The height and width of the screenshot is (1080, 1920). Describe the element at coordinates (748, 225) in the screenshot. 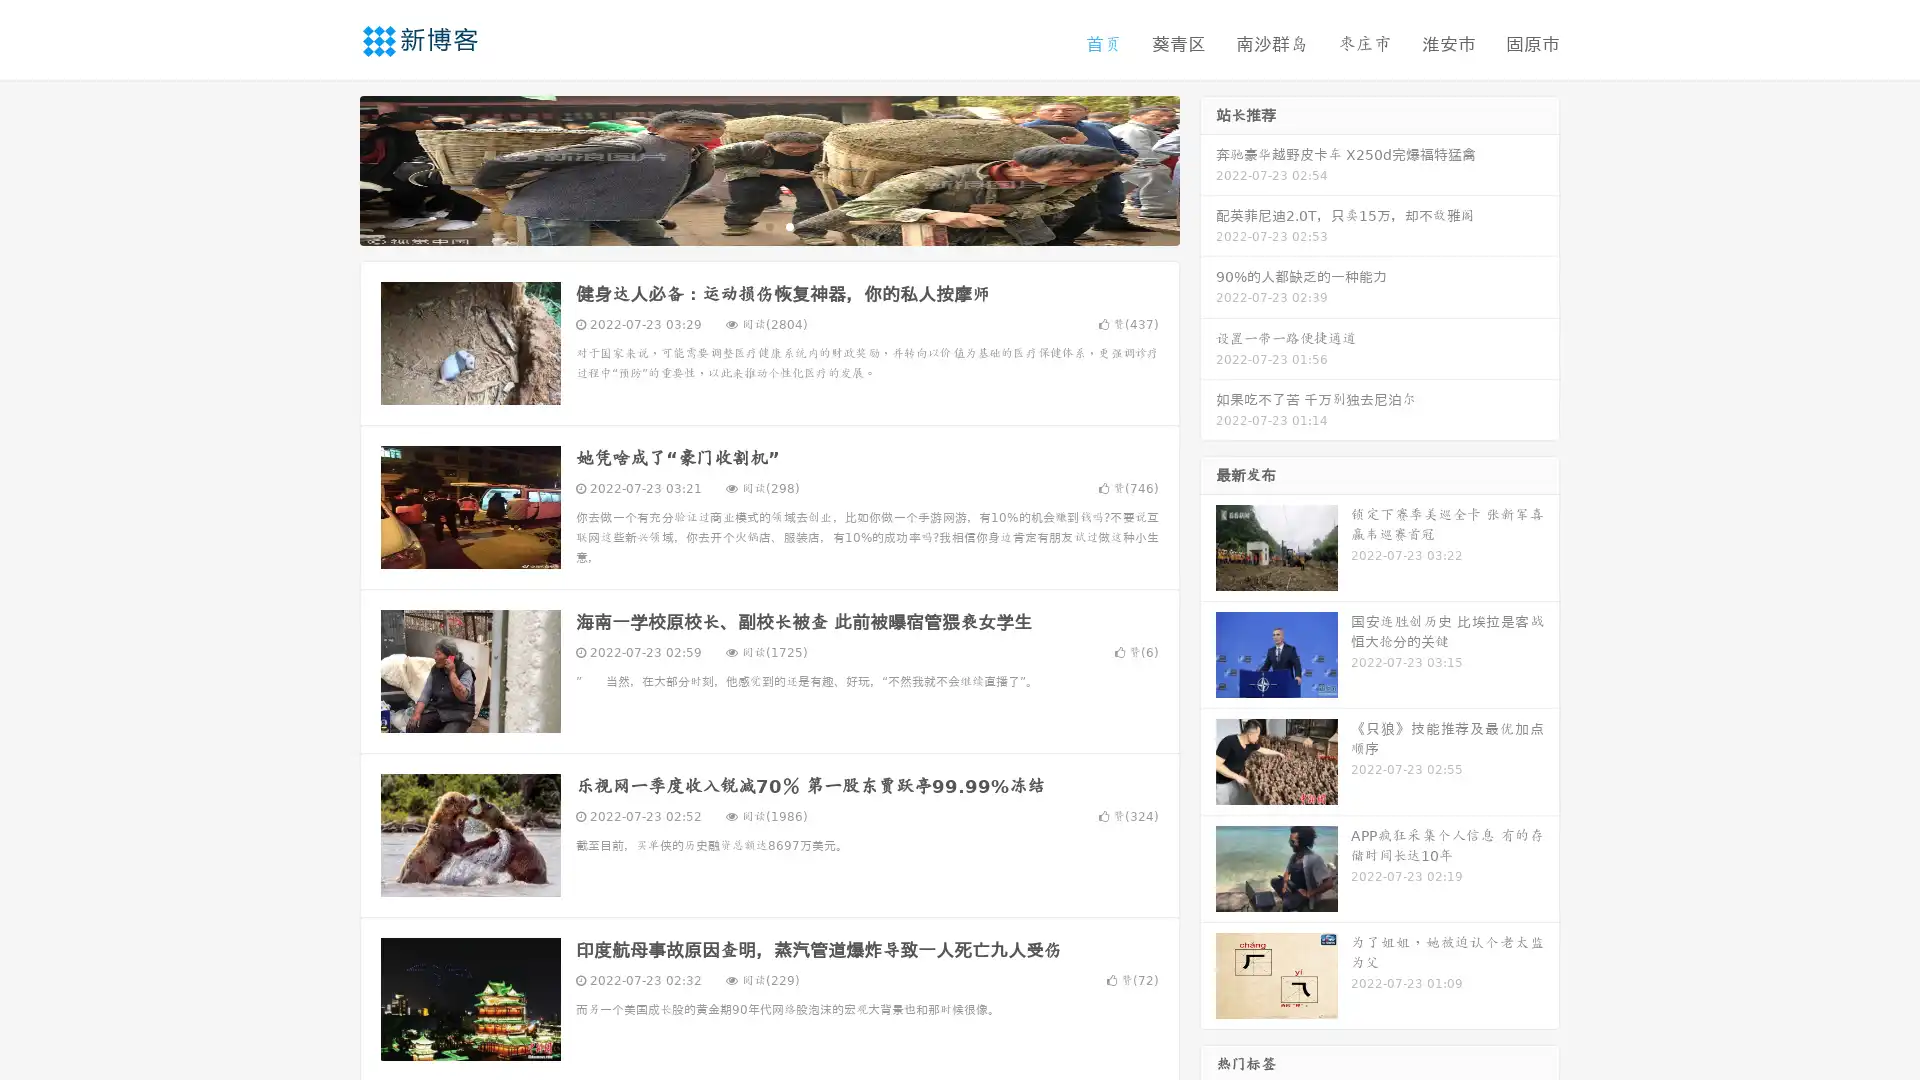

I see `Go to slide 1` at that location.